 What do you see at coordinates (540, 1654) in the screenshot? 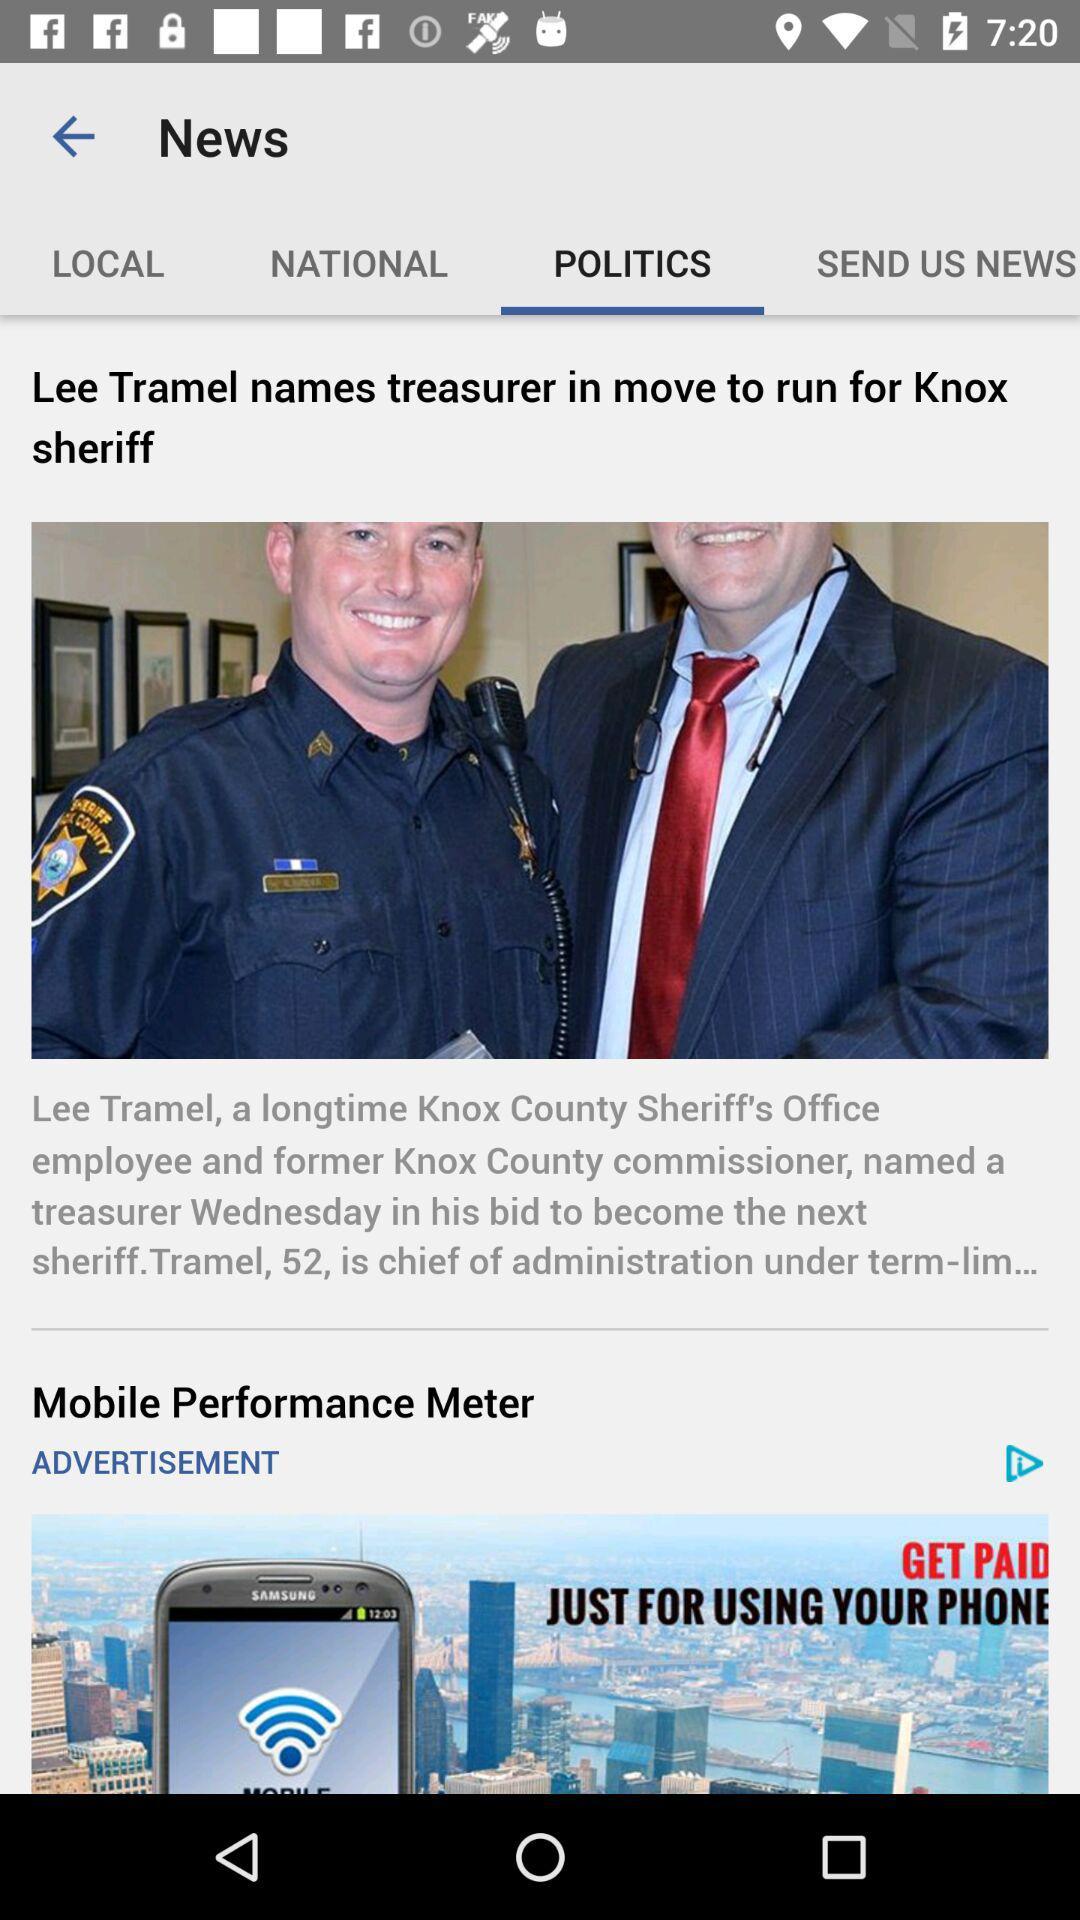
I see `advertisement` at bounding box center [540, 1654].